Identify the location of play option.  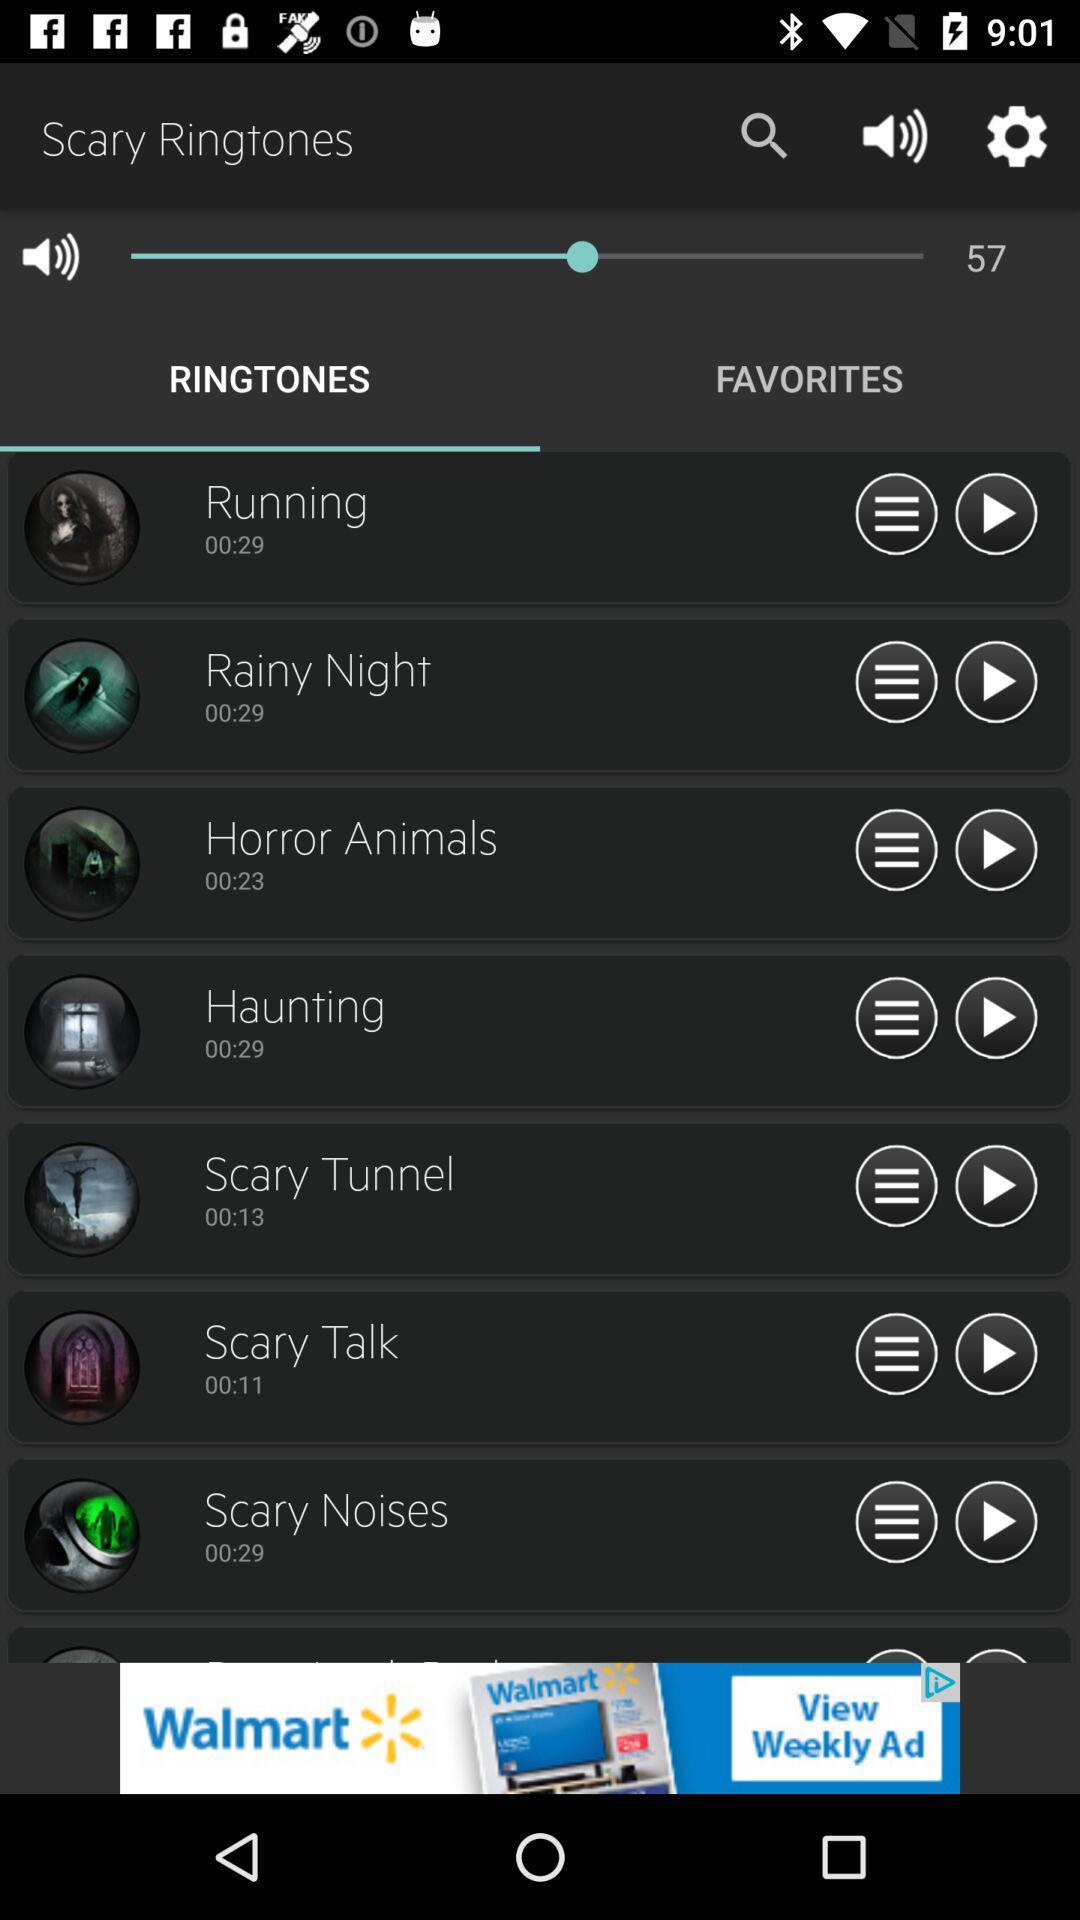
(995, 1522).